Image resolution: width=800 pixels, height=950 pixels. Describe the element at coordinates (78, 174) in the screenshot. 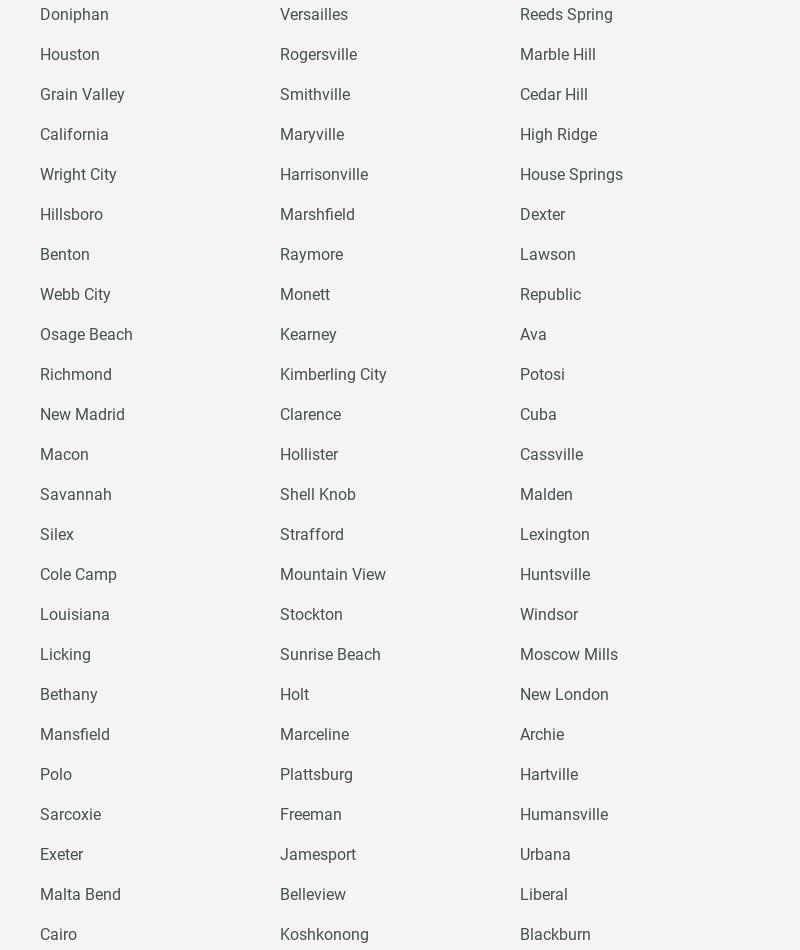

I see `'Wright City'` at that location.